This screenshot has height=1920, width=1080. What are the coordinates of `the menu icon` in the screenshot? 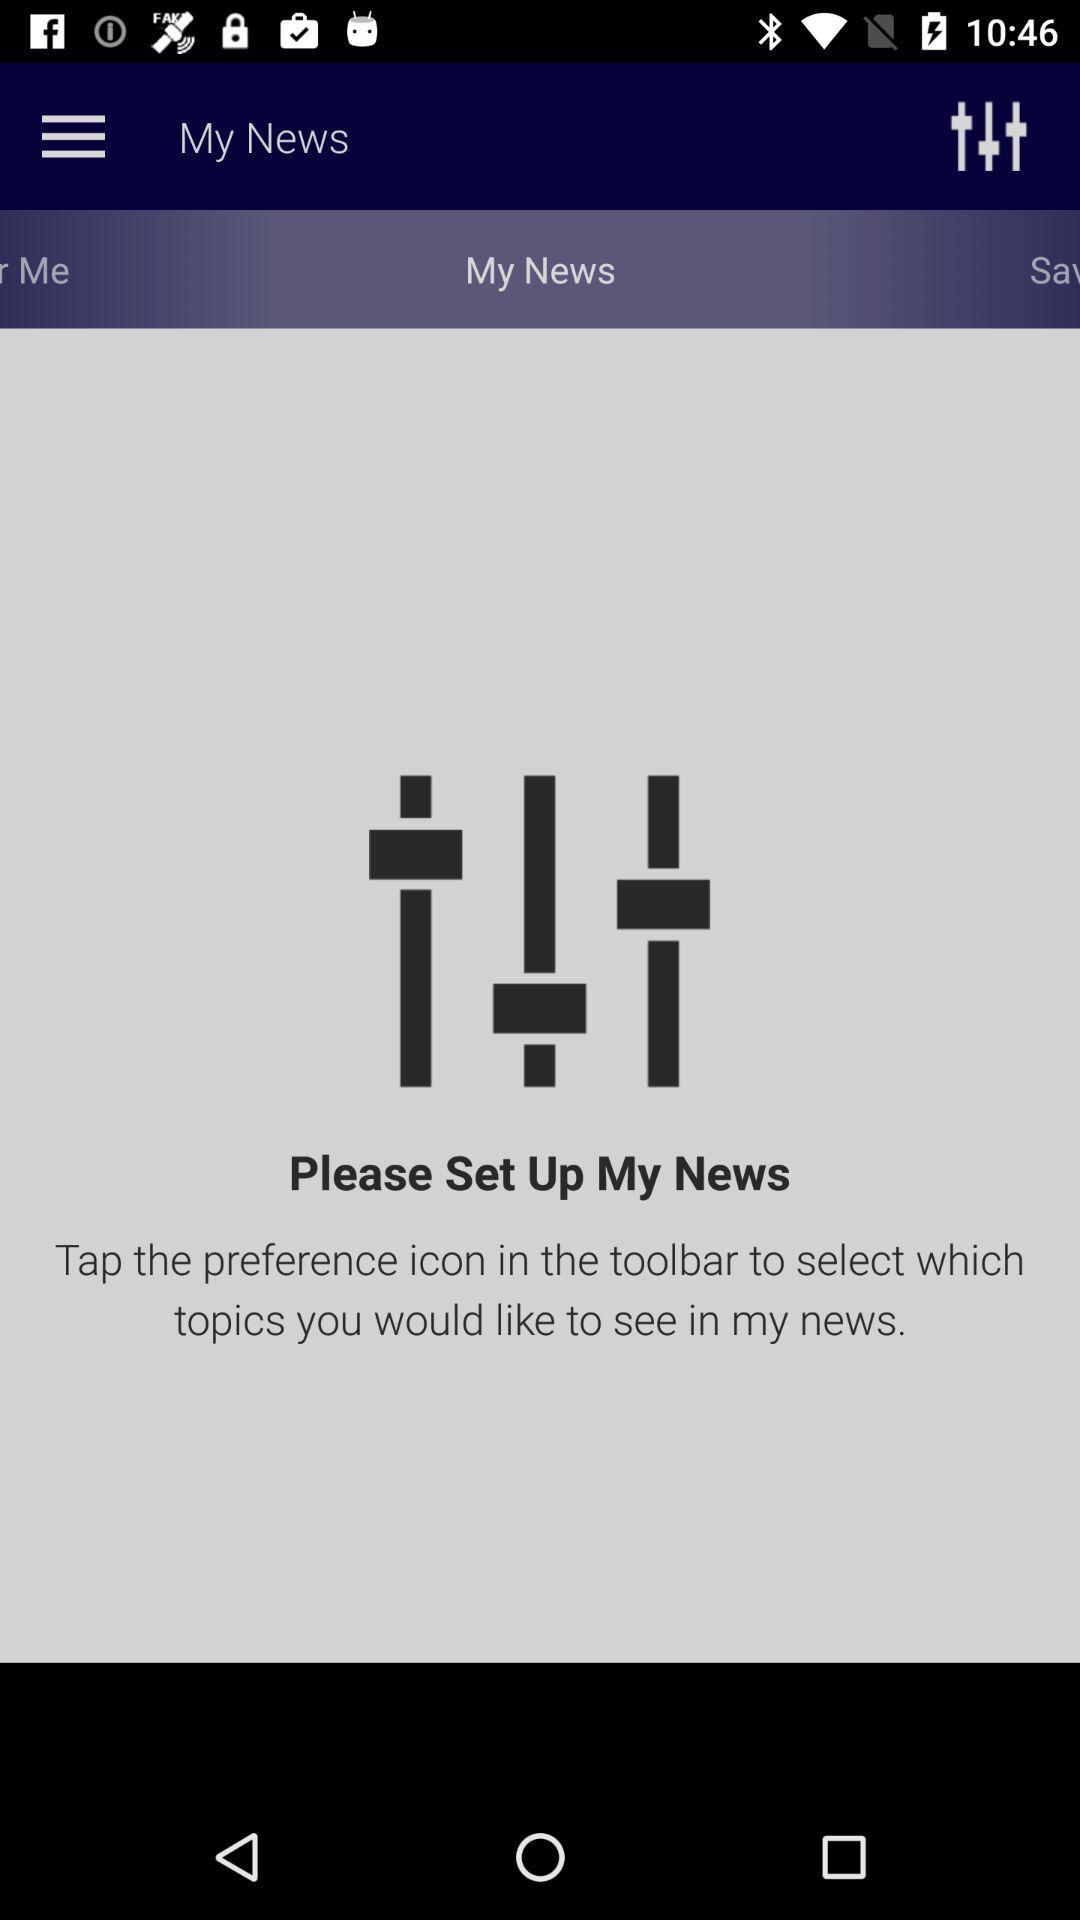 It's located at (72, 135).